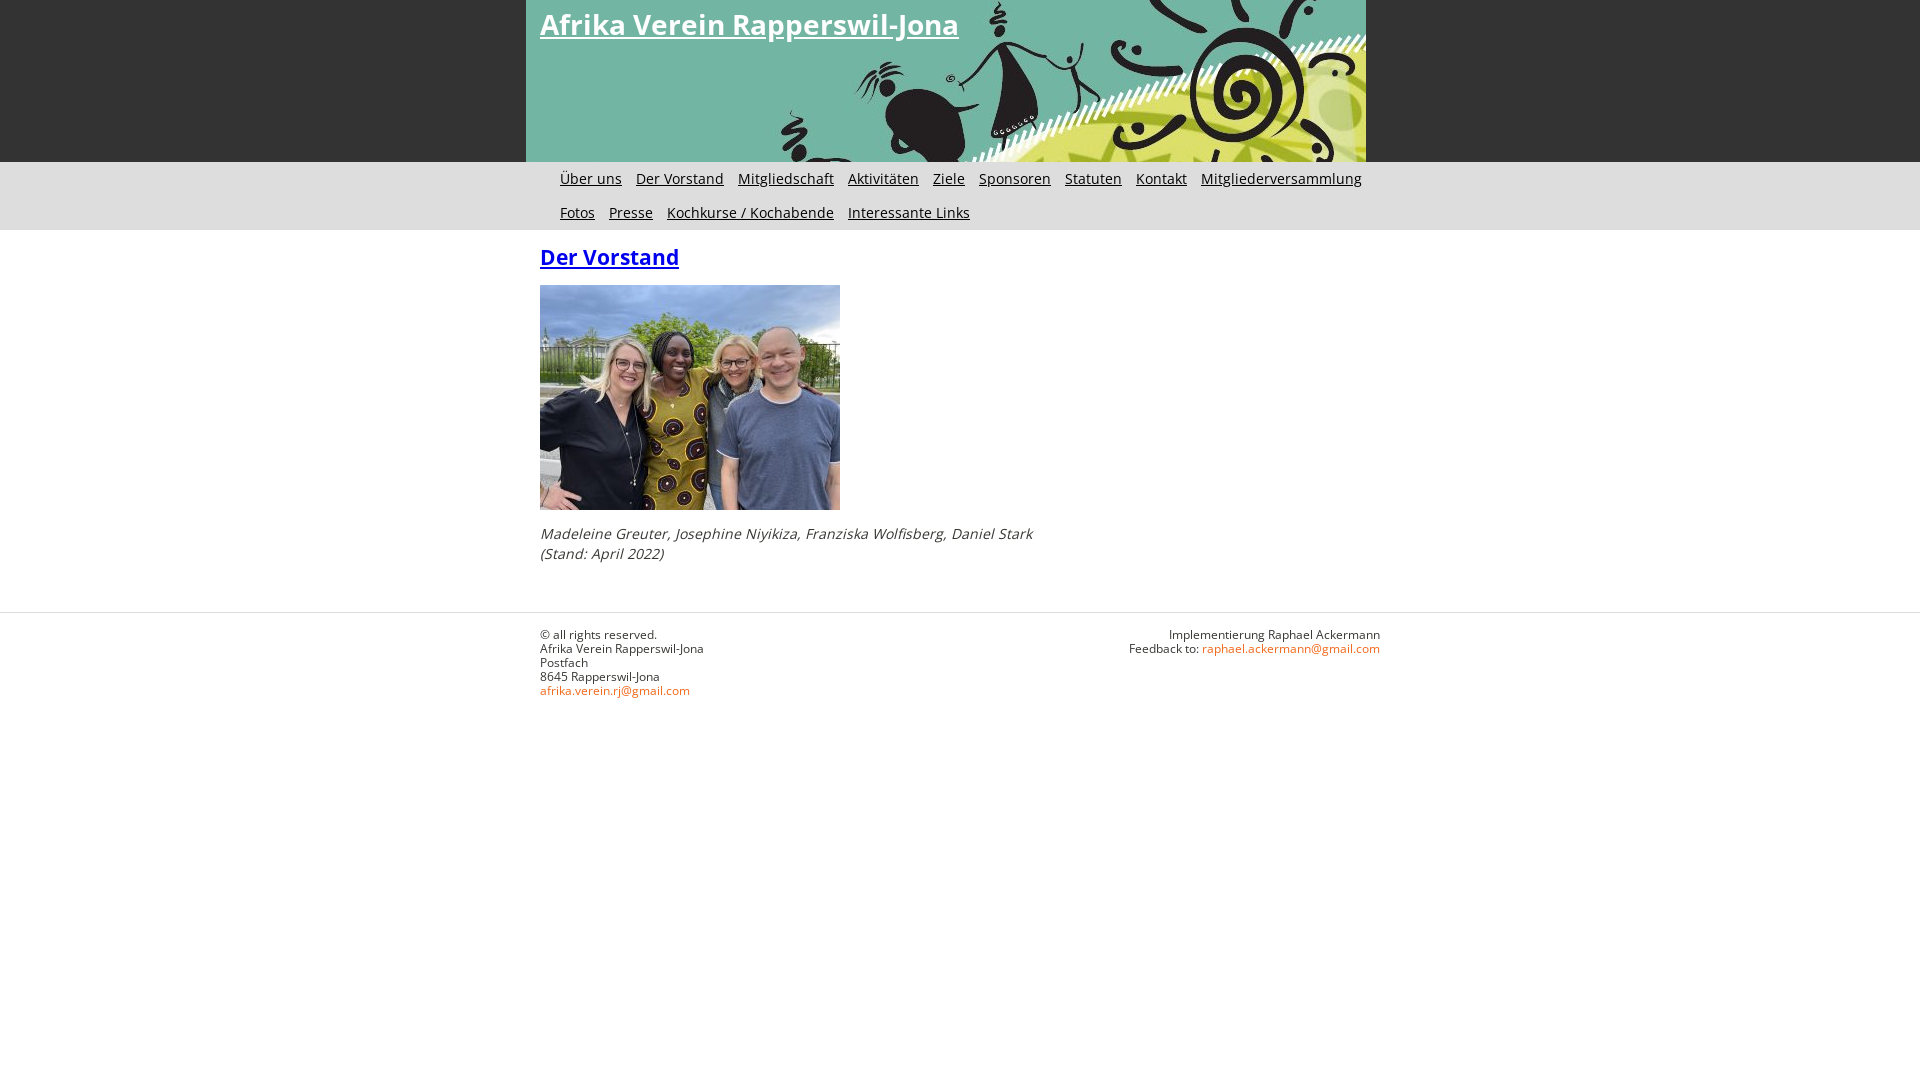  I want to click on 'Mitgliederversammlung', so click(1281, 177).